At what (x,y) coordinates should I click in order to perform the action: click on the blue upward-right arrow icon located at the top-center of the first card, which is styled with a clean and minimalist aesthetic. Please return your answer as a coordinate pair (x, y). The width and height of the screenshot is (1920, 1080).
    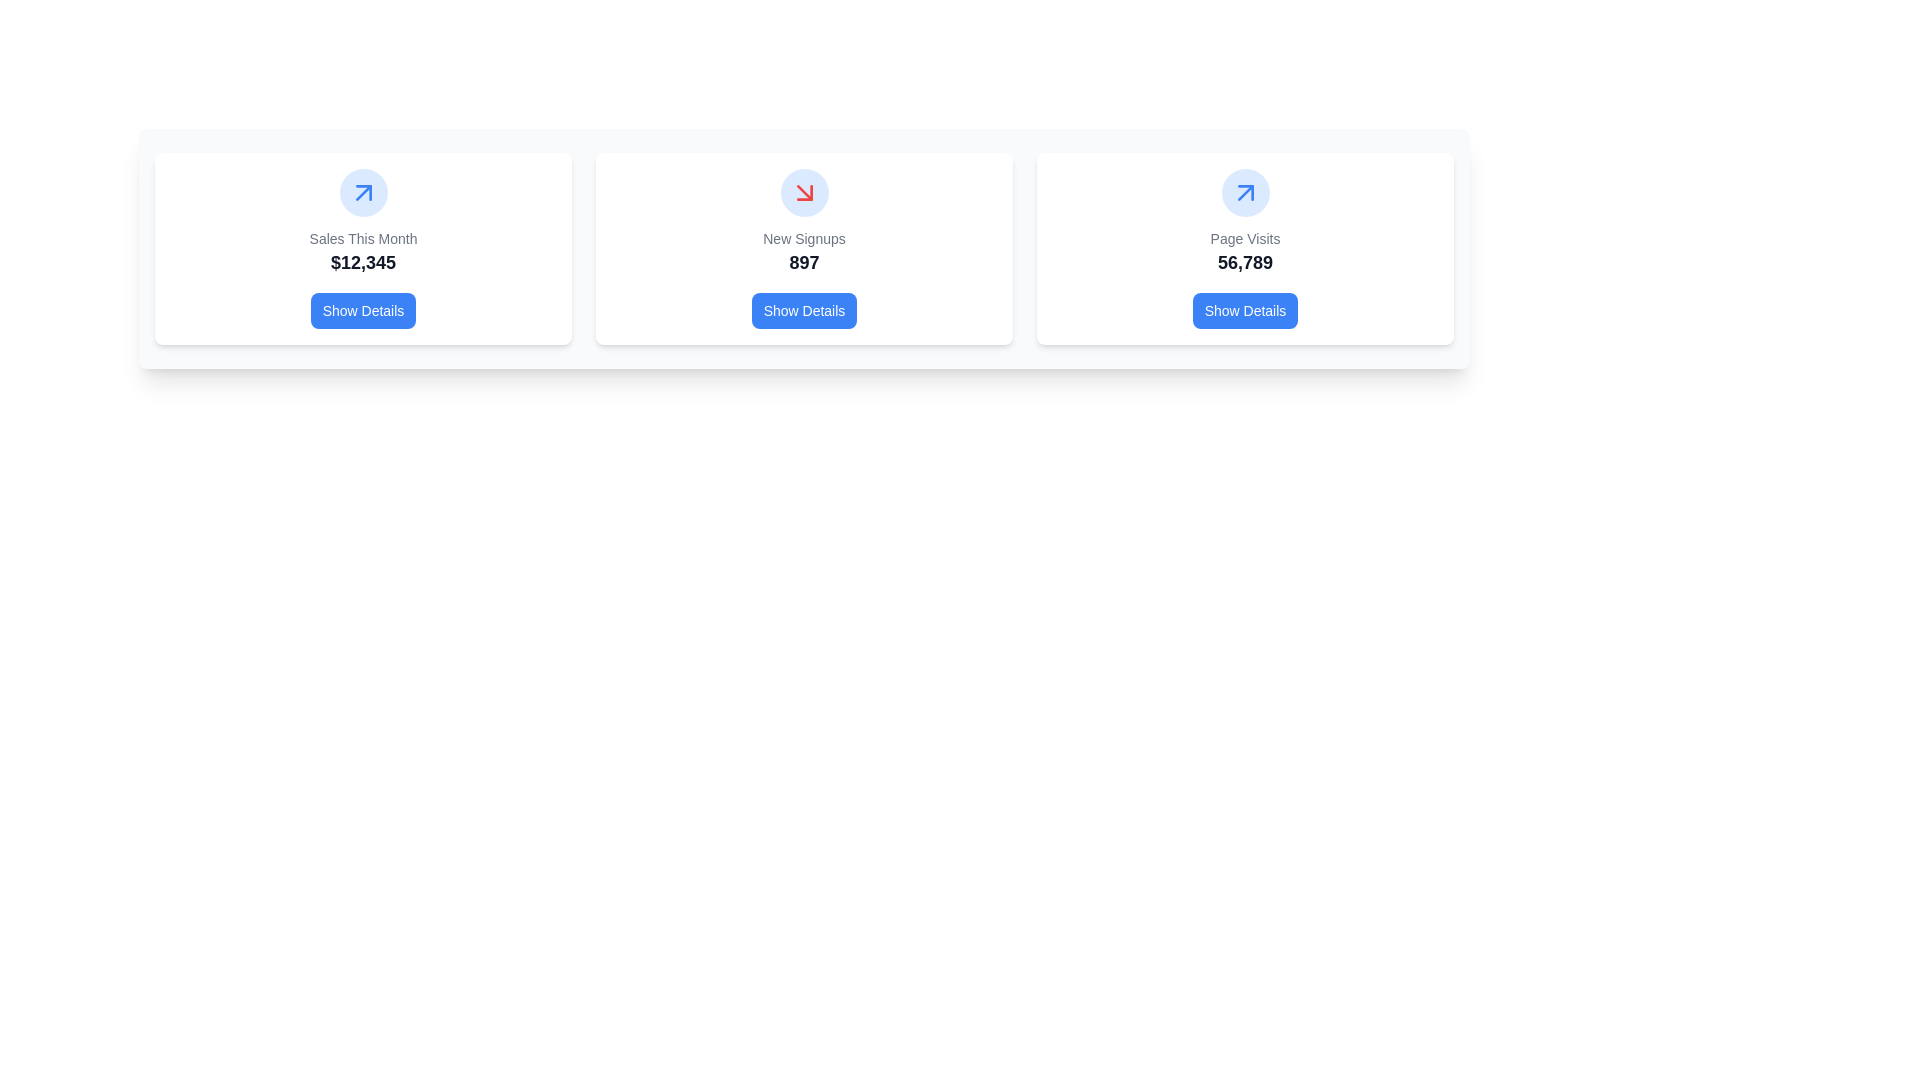
    Looking at the image, I should click on (363, 192).